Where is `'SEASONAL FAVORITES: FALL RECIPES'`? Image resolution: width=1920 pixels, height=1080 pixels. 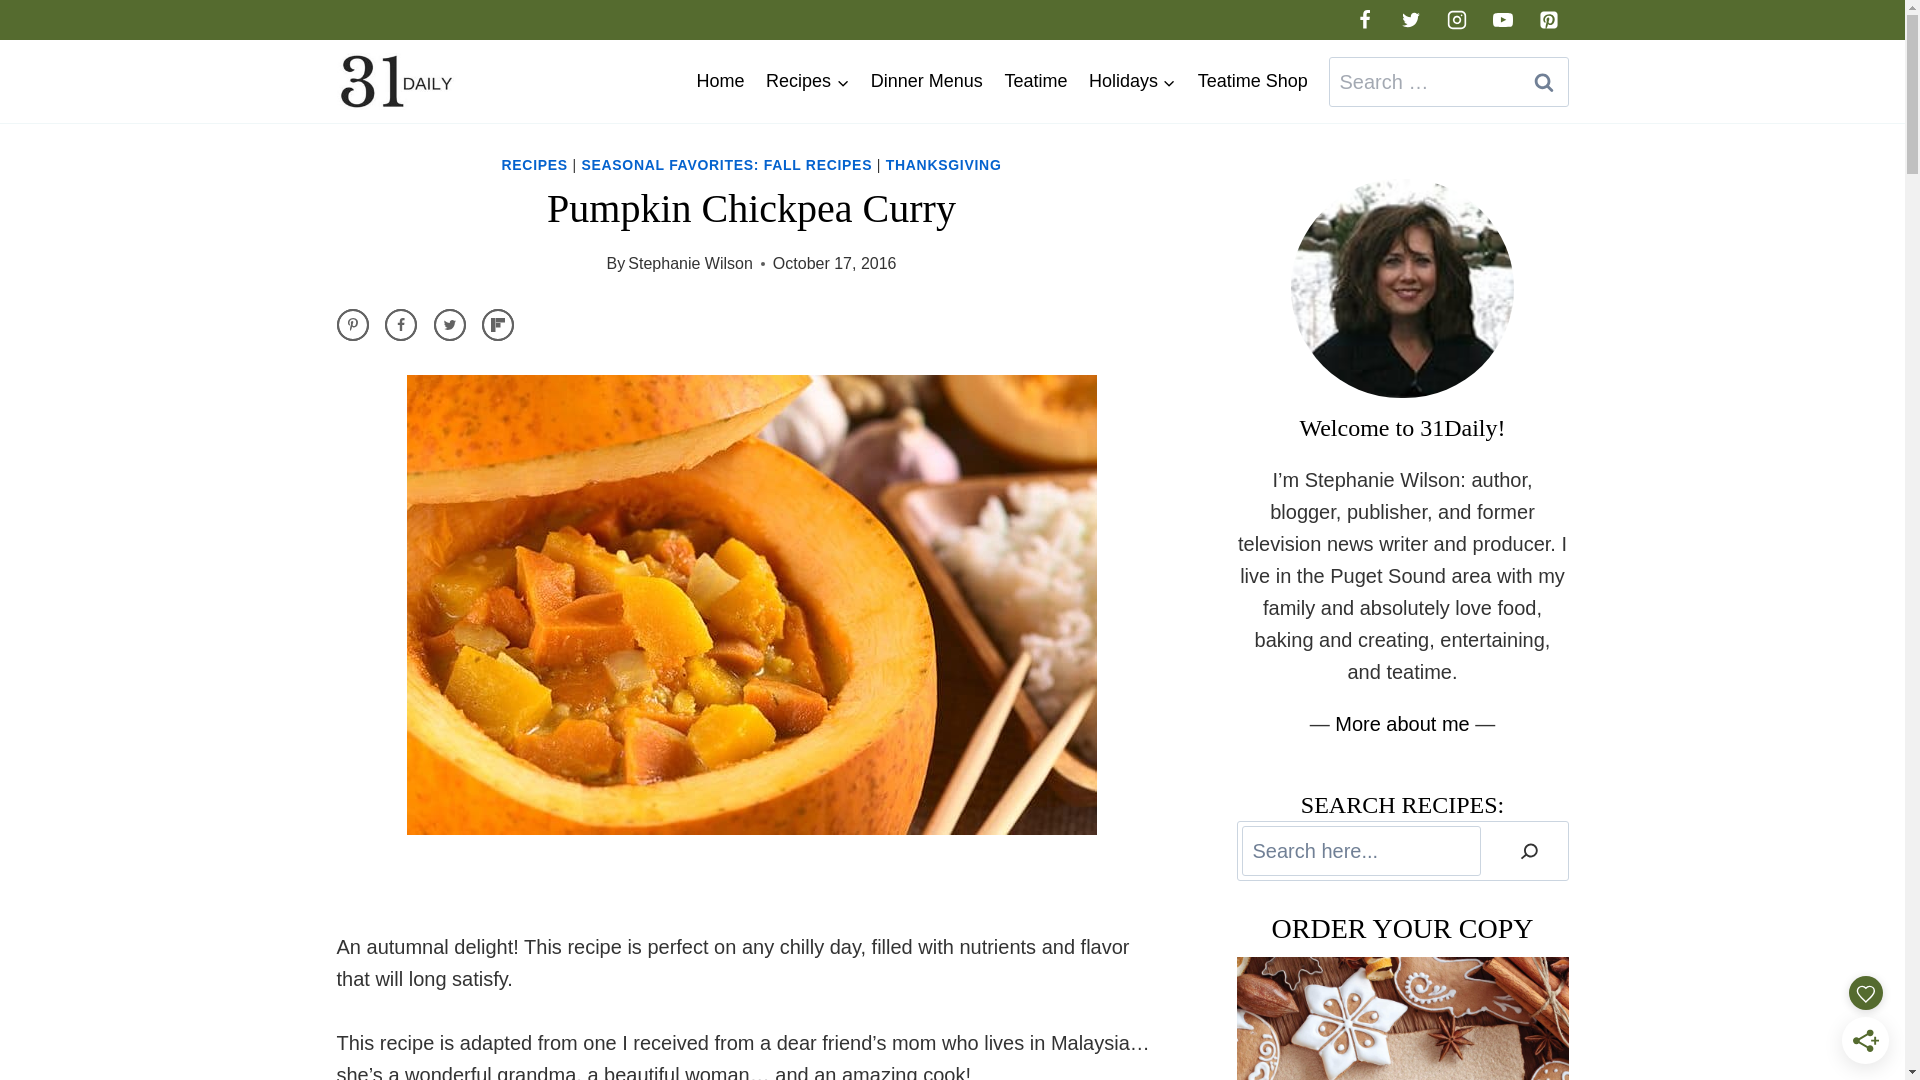
'SEASONAL FAVORITES: FALL RECIPES' is located at coordinates (725, 164).